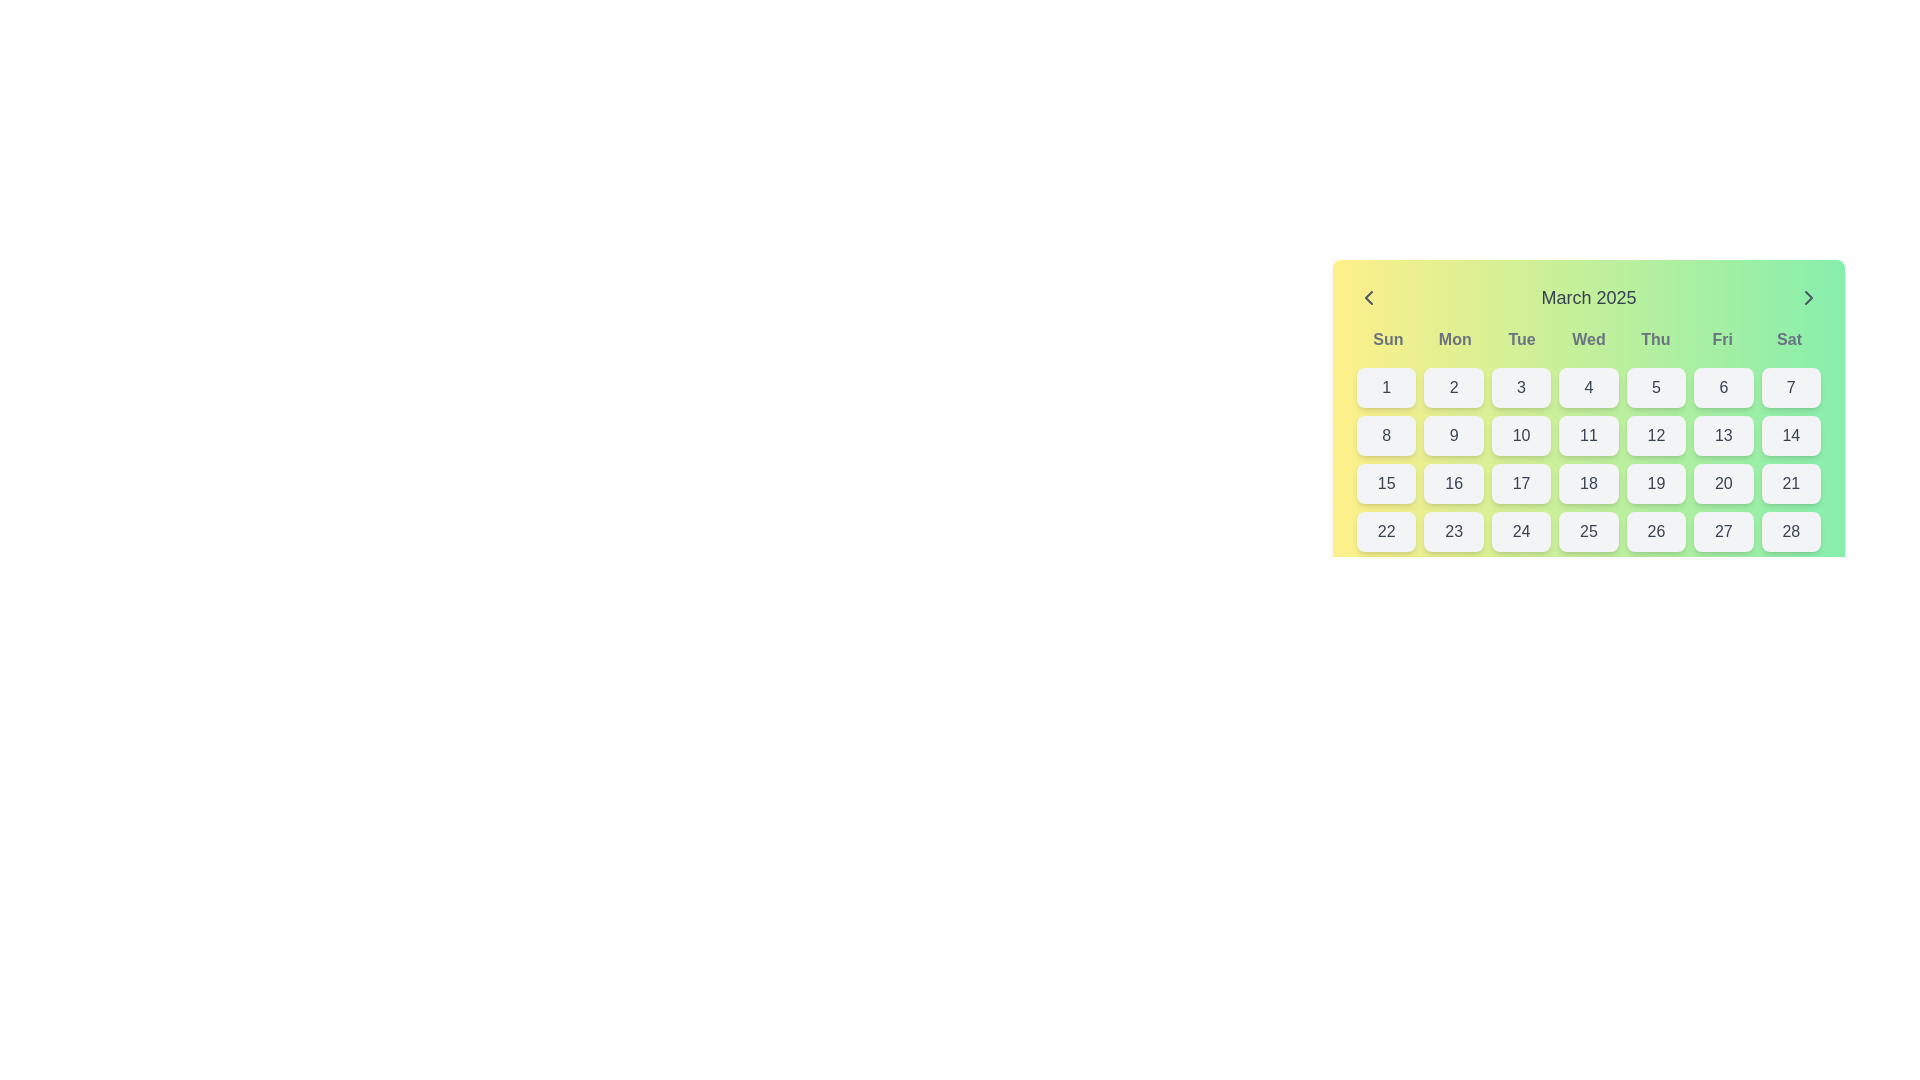  I want to click on the interactive calendar day button displaying the number '15', located in the third row and first column of the calendar layout for March 2025, so click(1385, 483).